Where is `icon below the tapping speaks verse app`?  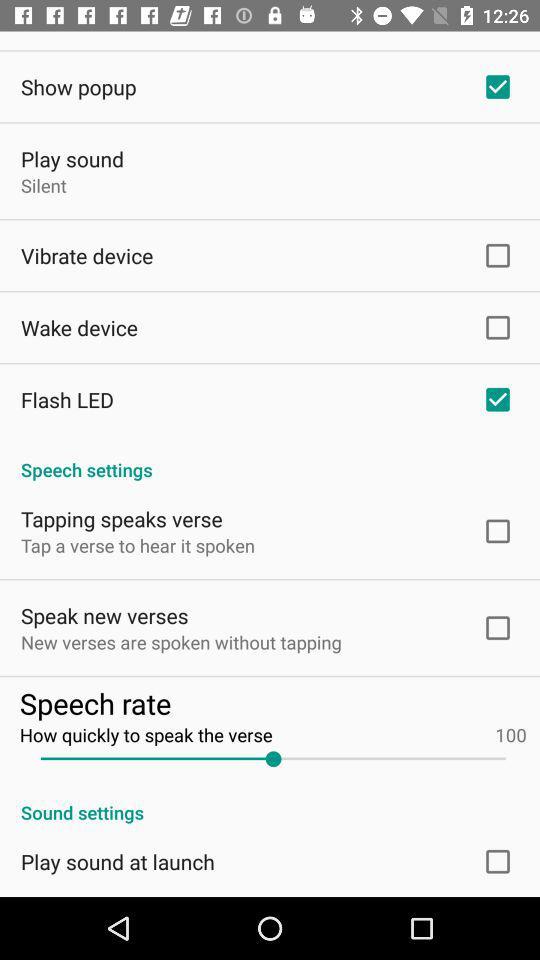 icon below the tapping speaks verse app is located at coordinates (137, 545).